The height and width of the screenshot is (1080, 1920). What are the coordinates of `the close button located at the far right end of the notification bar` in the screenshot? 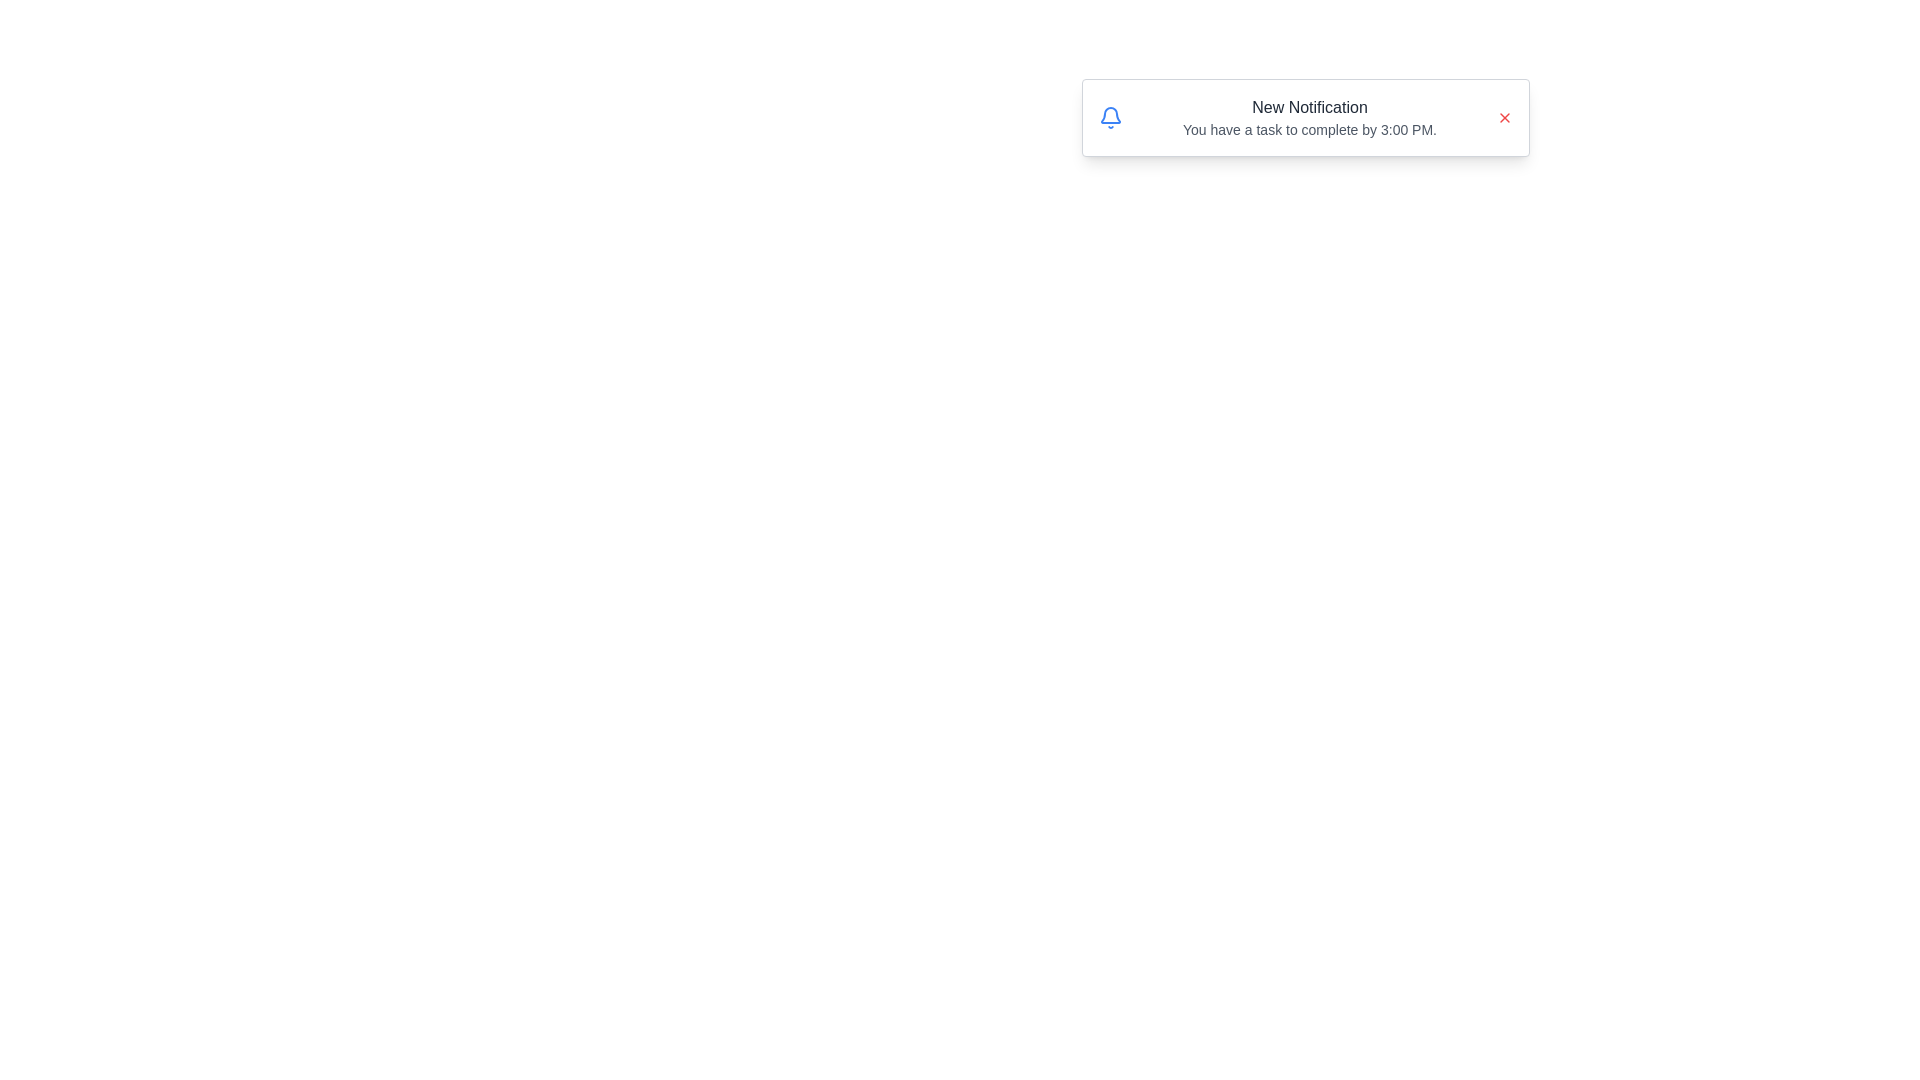 It's located at (1505, 118).